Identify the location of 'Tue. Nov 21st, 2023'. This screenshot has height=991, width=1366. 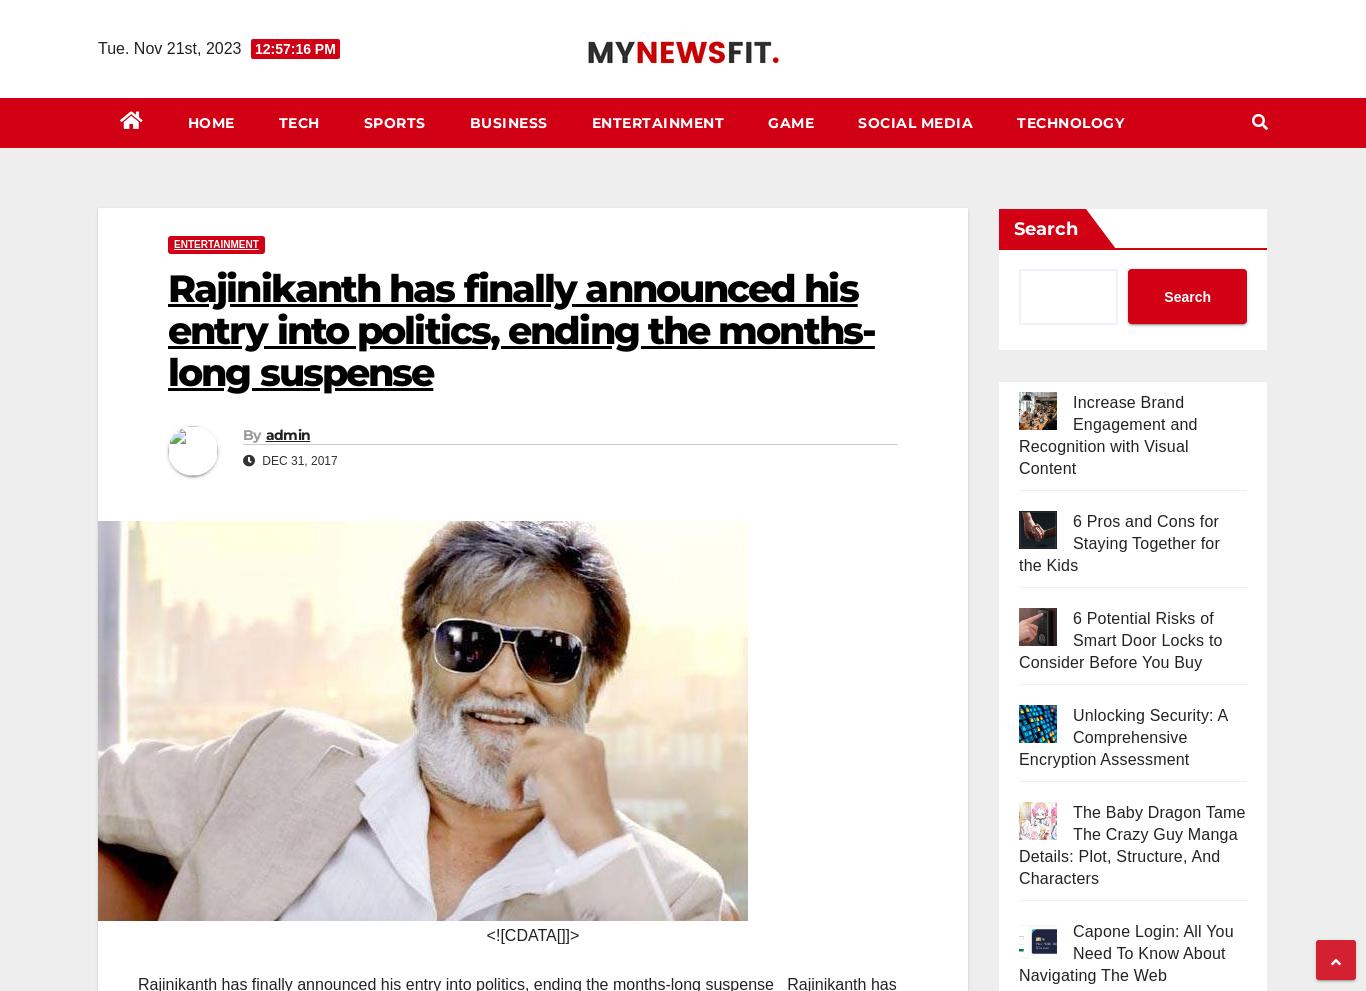
(97, 47).